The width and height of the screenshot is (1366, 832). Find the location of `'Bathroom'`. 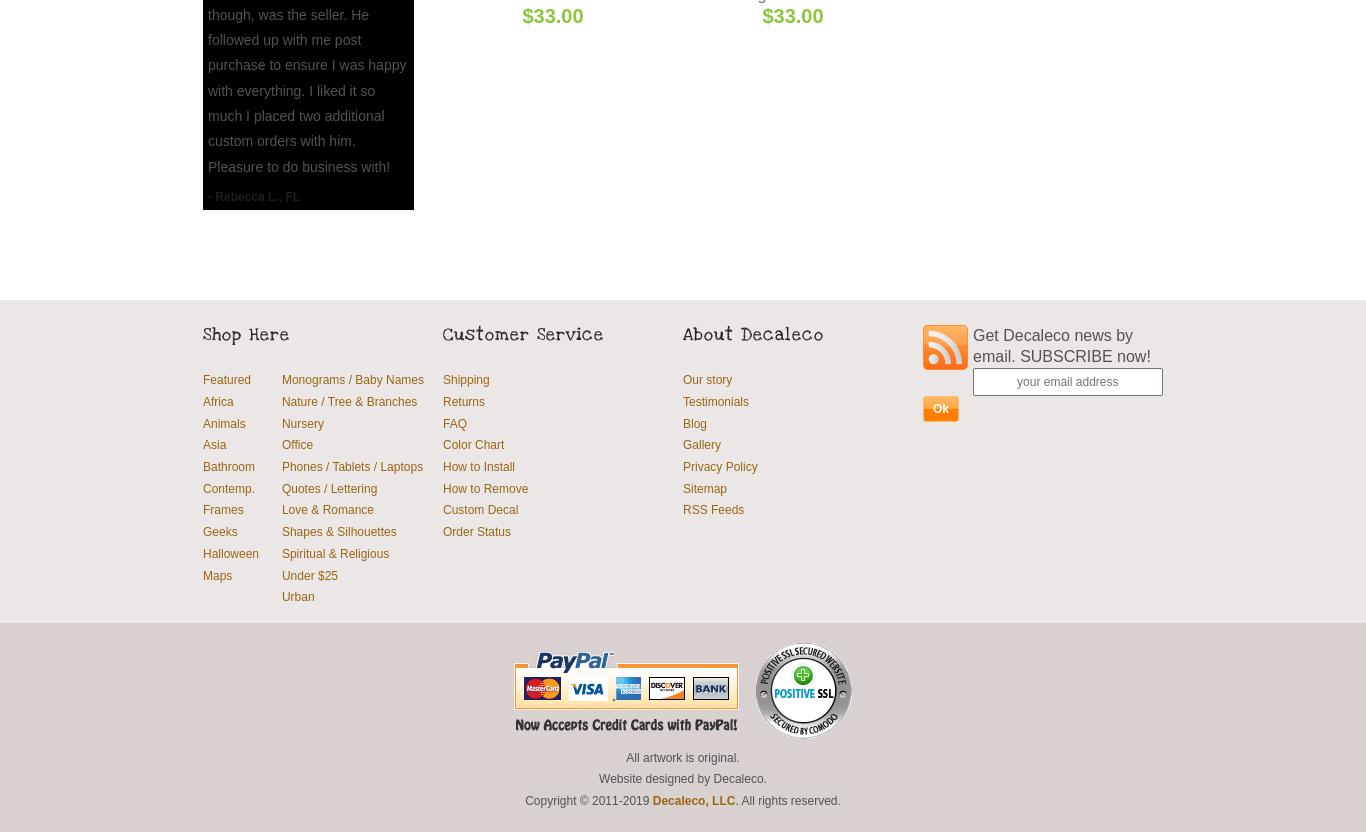

'Bathroom' is located at coordinates (228, 466).